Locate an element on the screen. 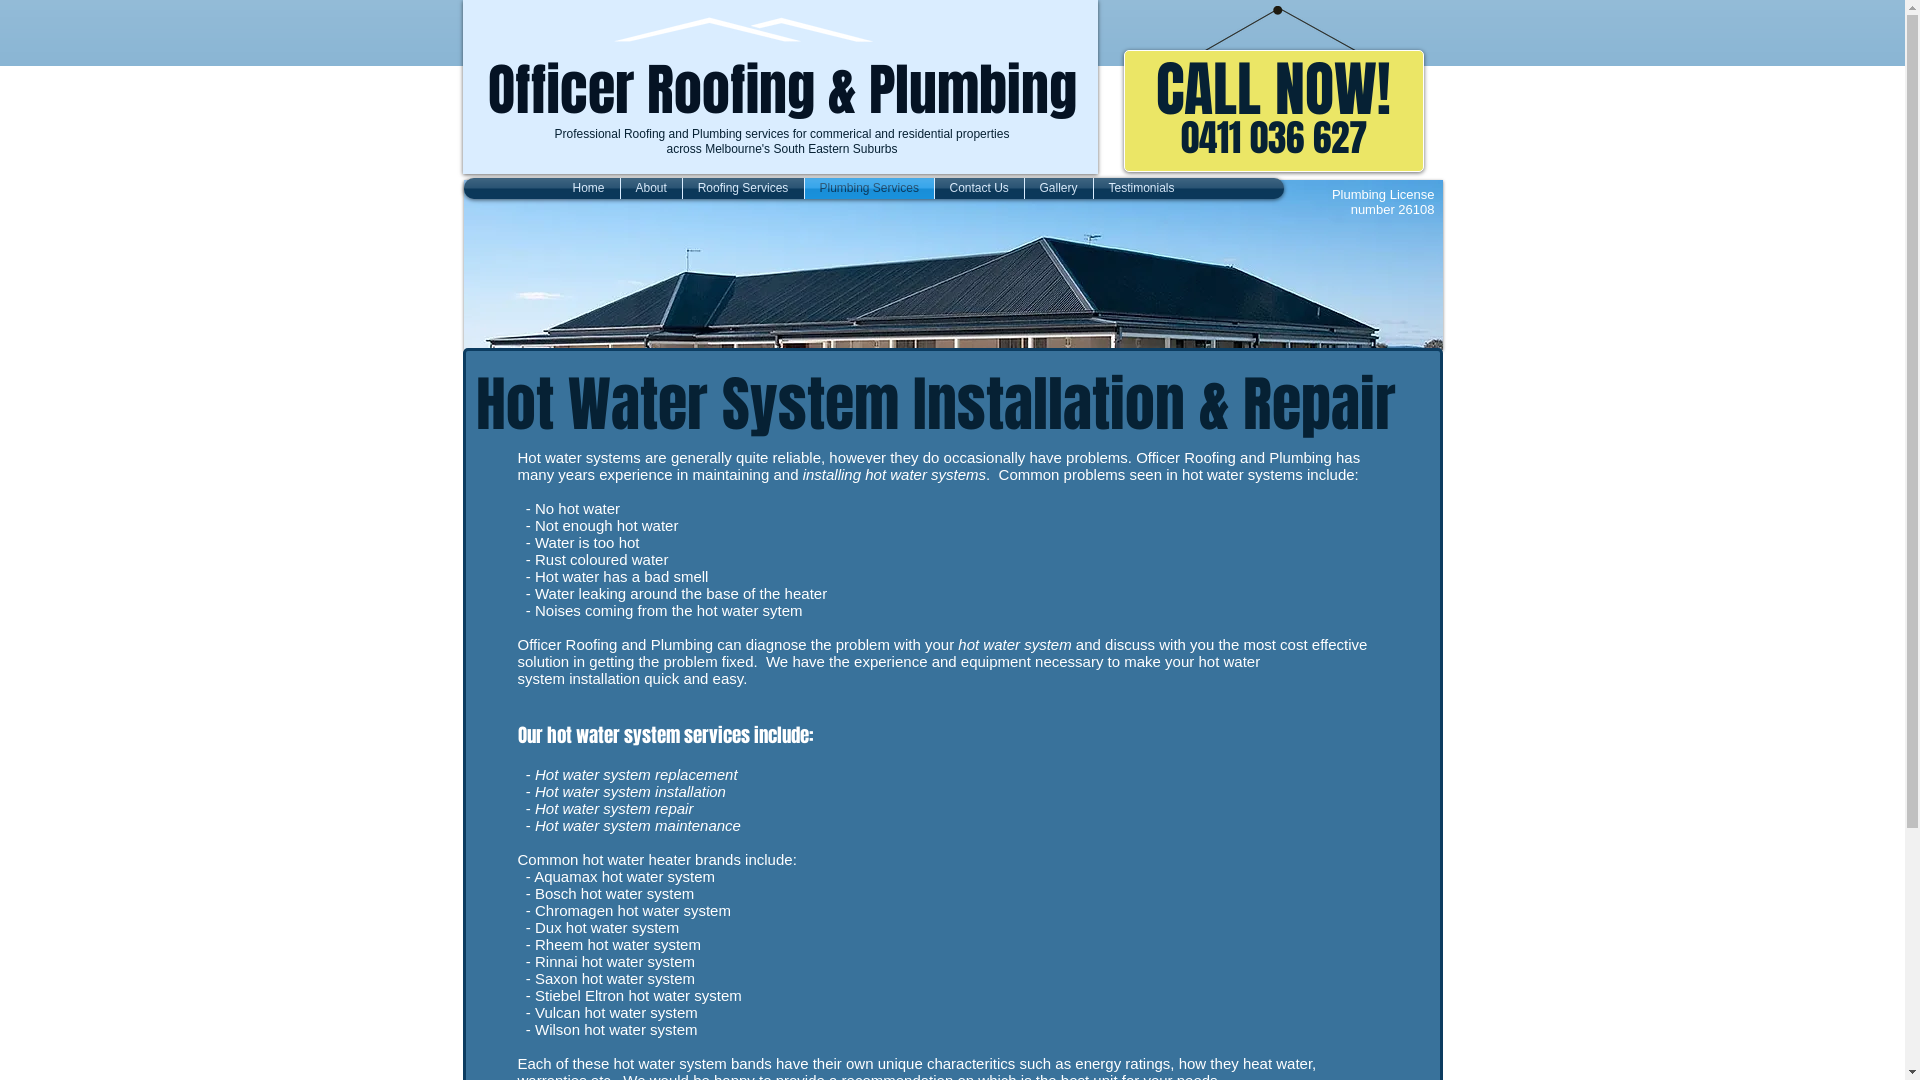 The image size is (1920, 1080). 'Roofing Services' is located at coordinates (741, 188).